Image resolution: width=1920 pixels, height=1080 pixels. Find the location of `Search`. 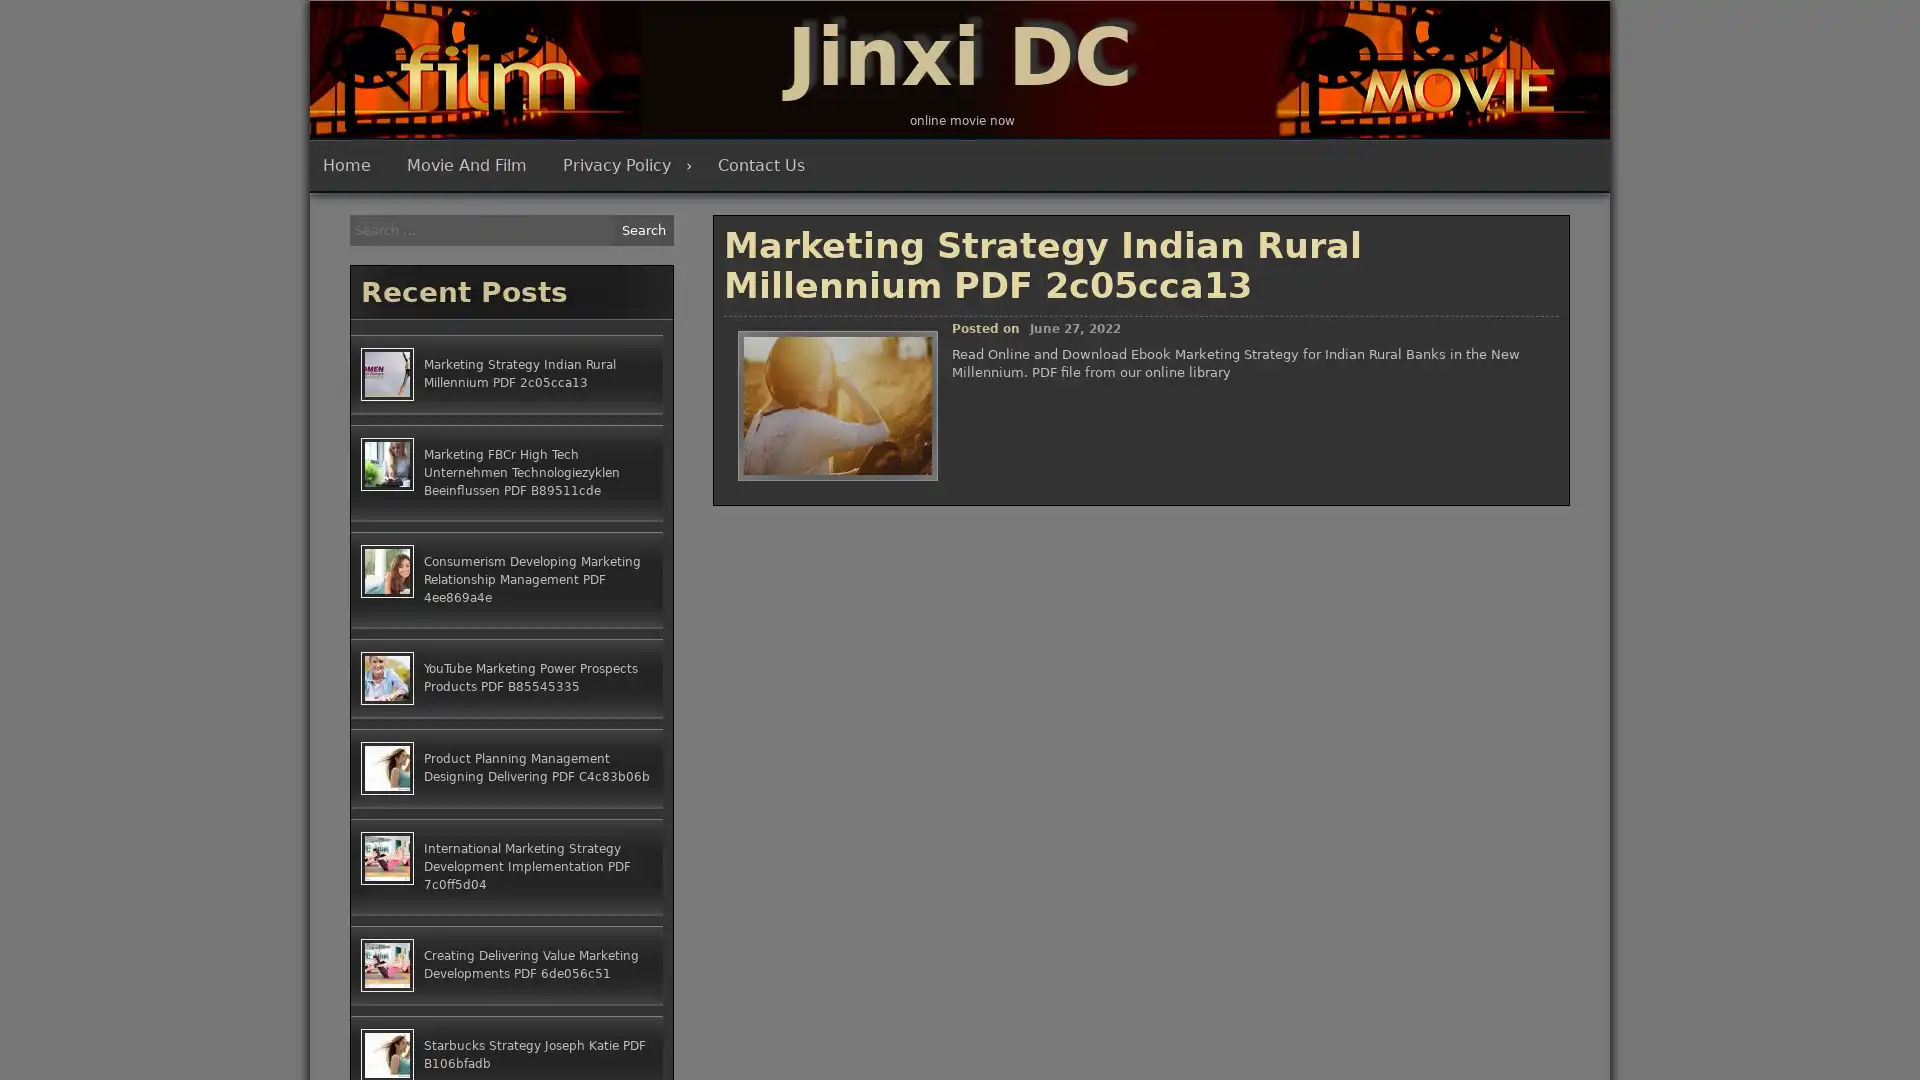

Search is located at coordinates (643, 229).